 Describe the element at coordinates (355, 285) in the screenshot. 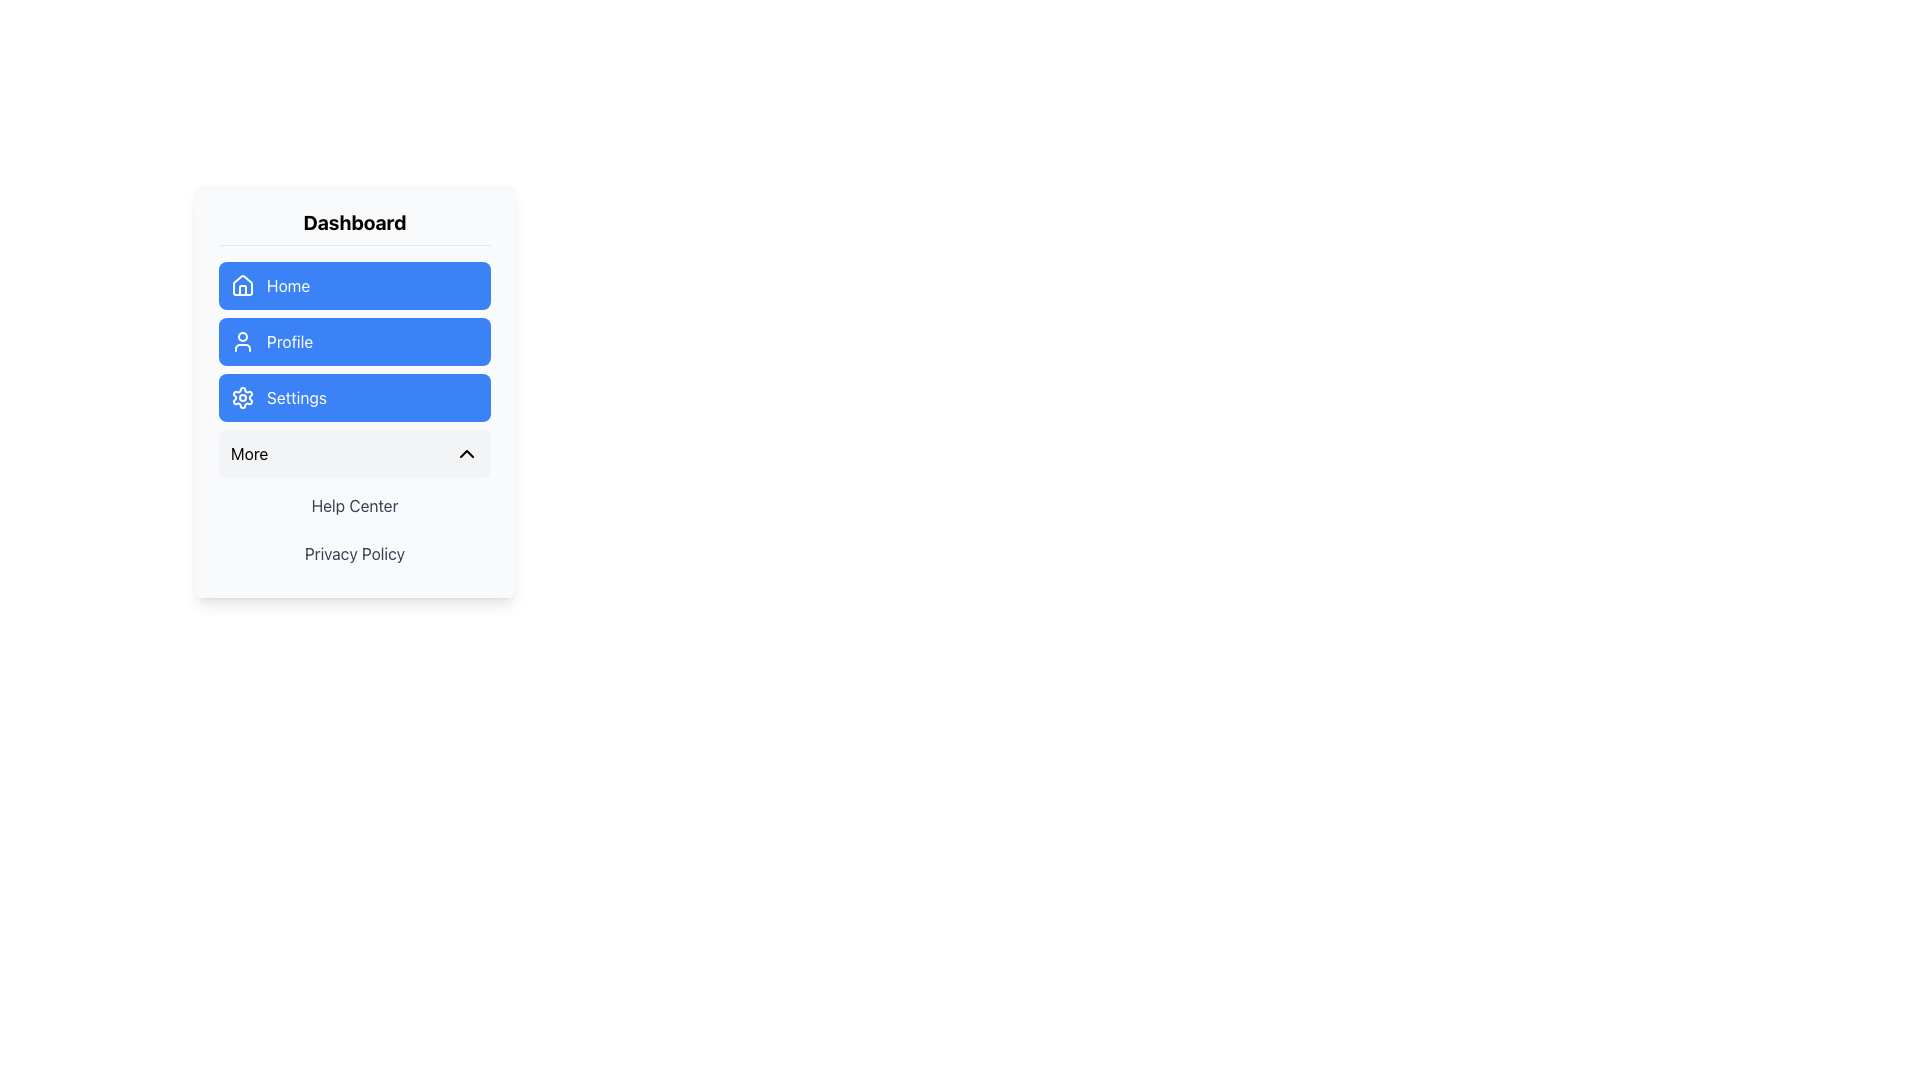

I see `the navigation button that redirects to the Home section of the application` at that location.